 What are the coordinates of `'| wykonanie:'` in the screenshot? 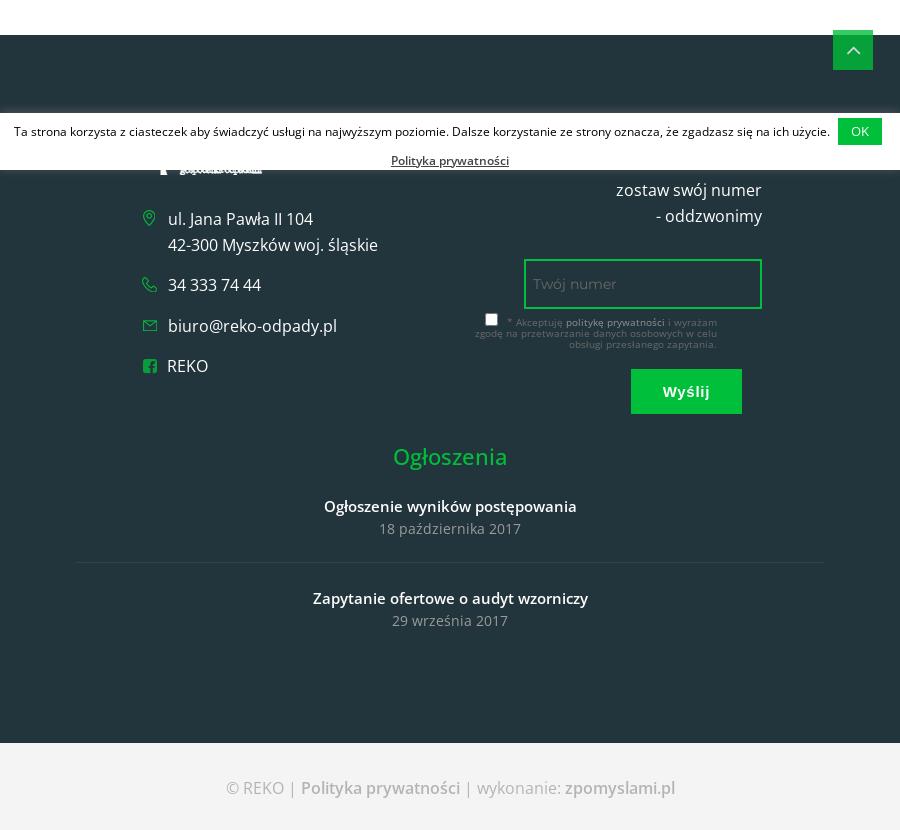 It's located at (510, 788).